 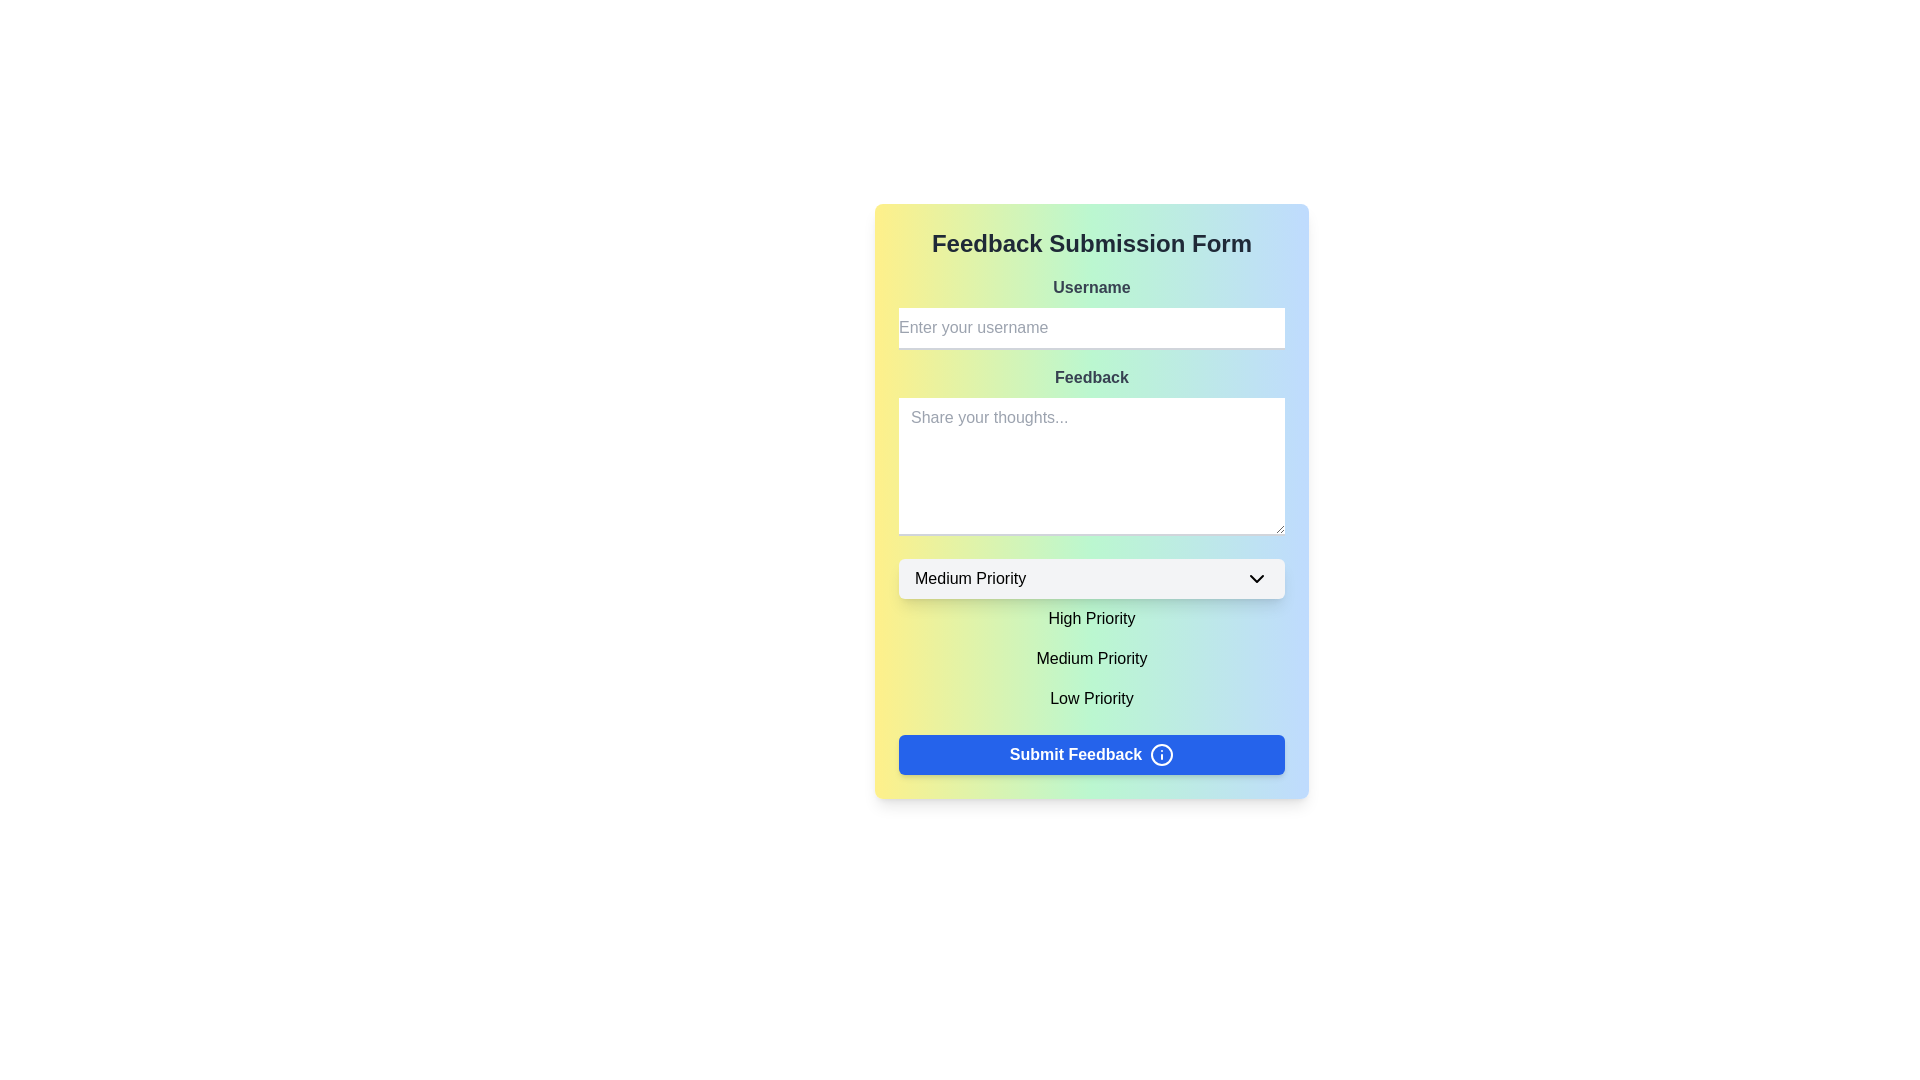 What do you see at coordinates (1162, 755) in the screenshot?
I see `the information icon, which is a white outlined circle with a dot and vertical line, located to the right of the 'Submit Feedback' button` at bounding box center [1162, 755].